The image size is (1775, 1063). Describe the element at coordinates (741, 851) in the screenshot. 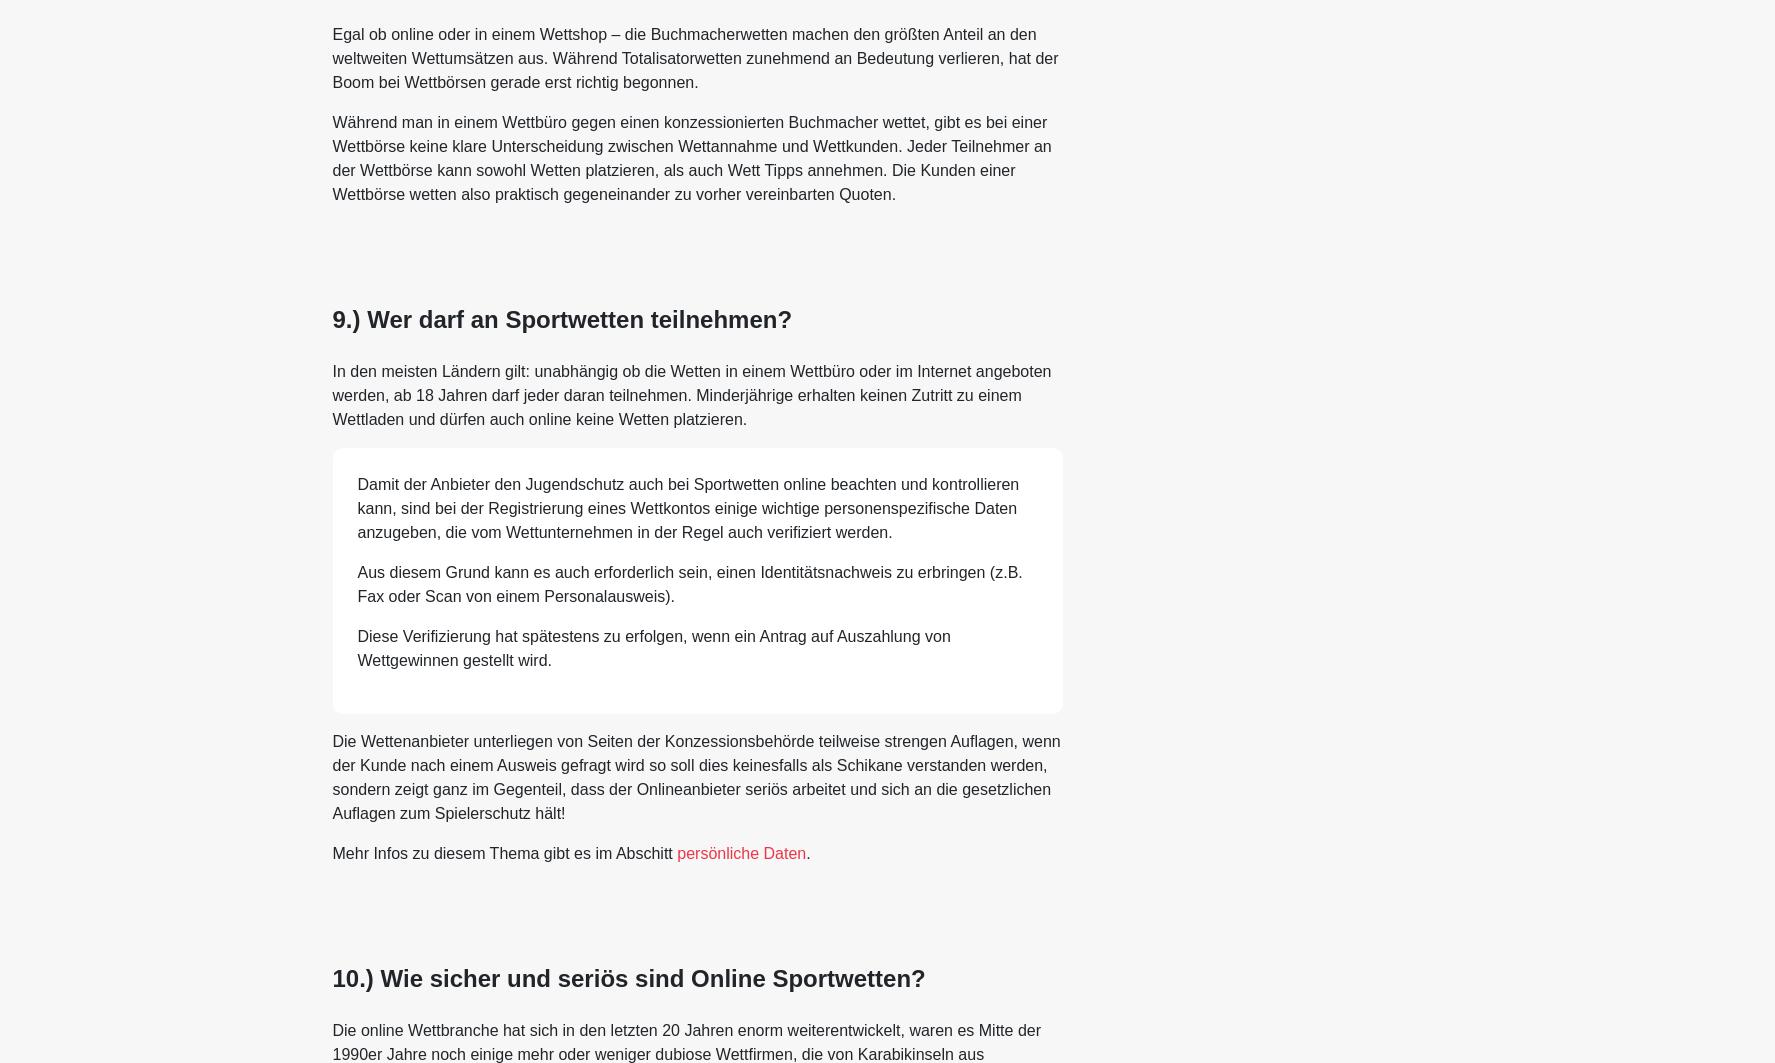

I see `'persönliche Daten'` at that location.